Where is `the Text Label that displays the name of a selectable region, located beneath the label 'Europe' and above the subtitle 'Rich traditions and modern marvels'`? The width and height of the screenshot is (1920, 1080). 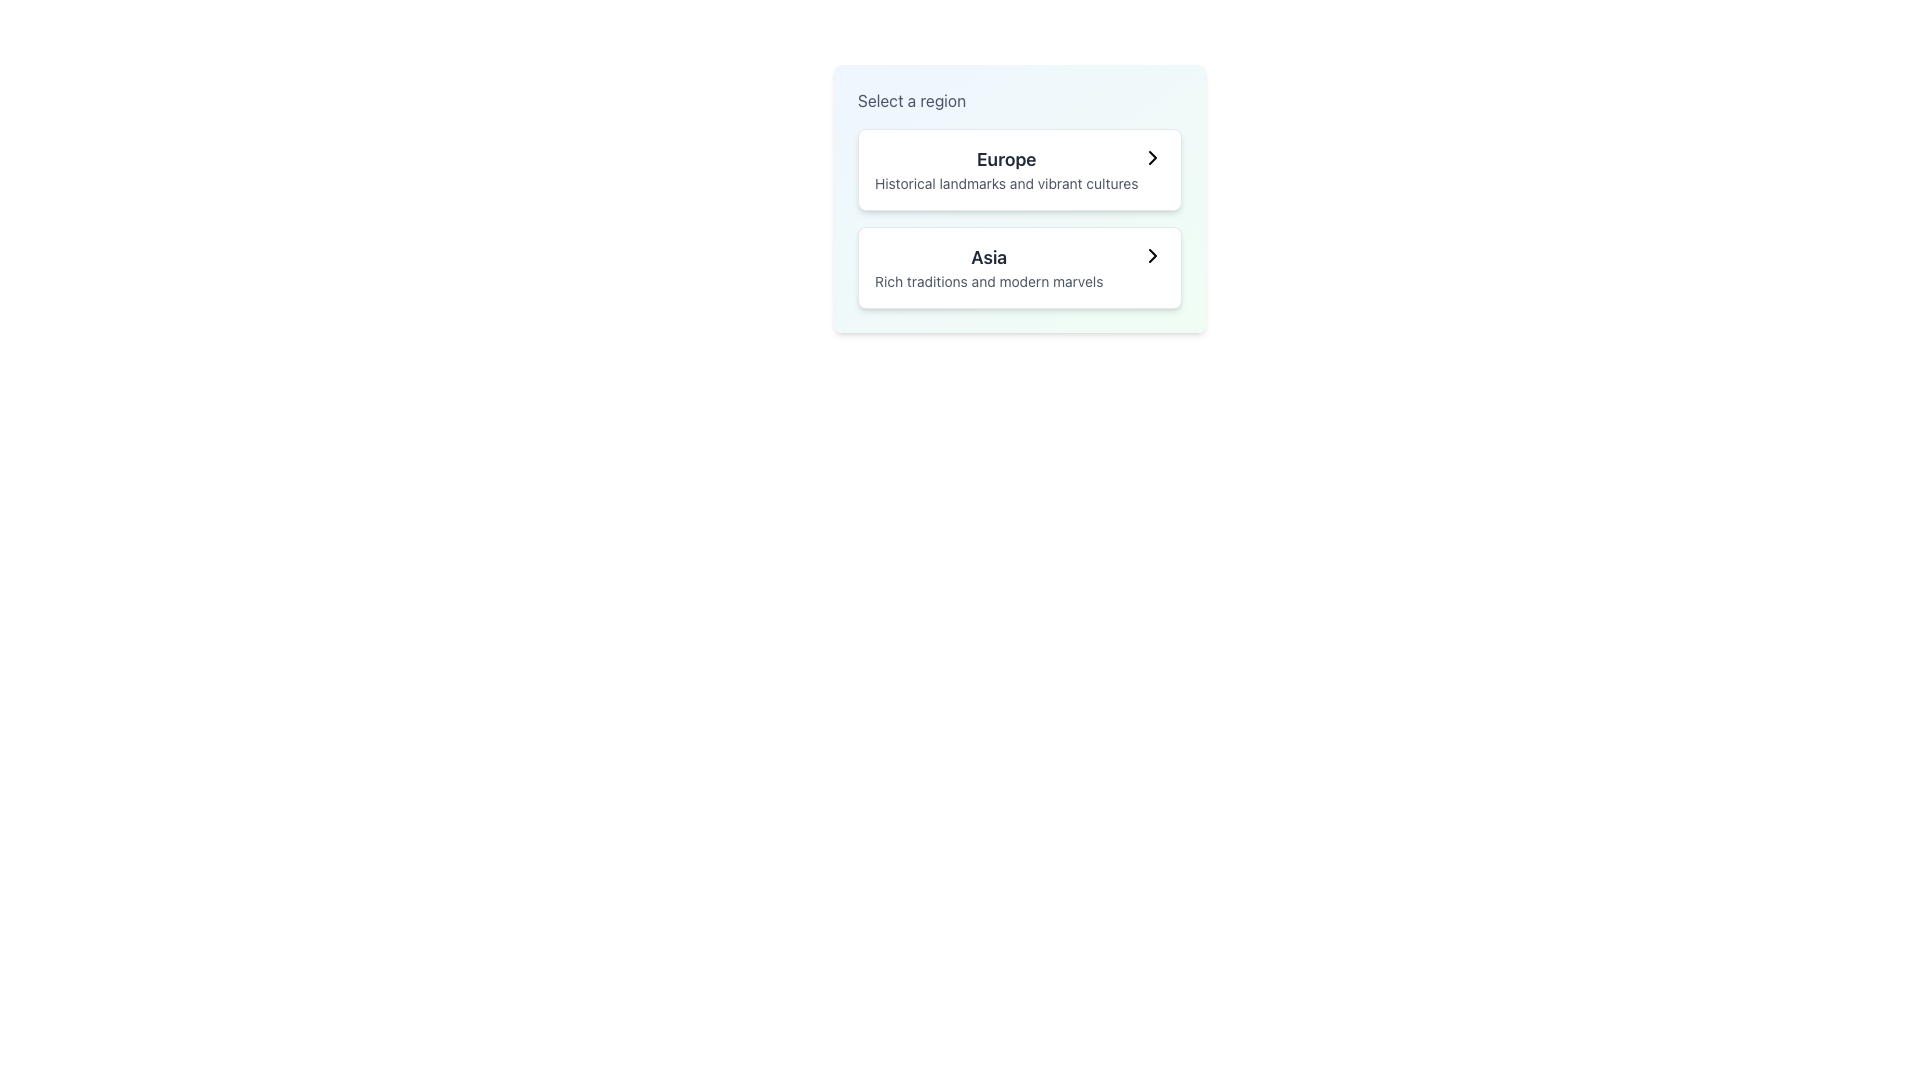
the Text Label that displays the name of a selectable region, located beneath the label 'Europe' and above the subtitle 'Rich traditions and modern marvels' is located at coordinates (989, 257).